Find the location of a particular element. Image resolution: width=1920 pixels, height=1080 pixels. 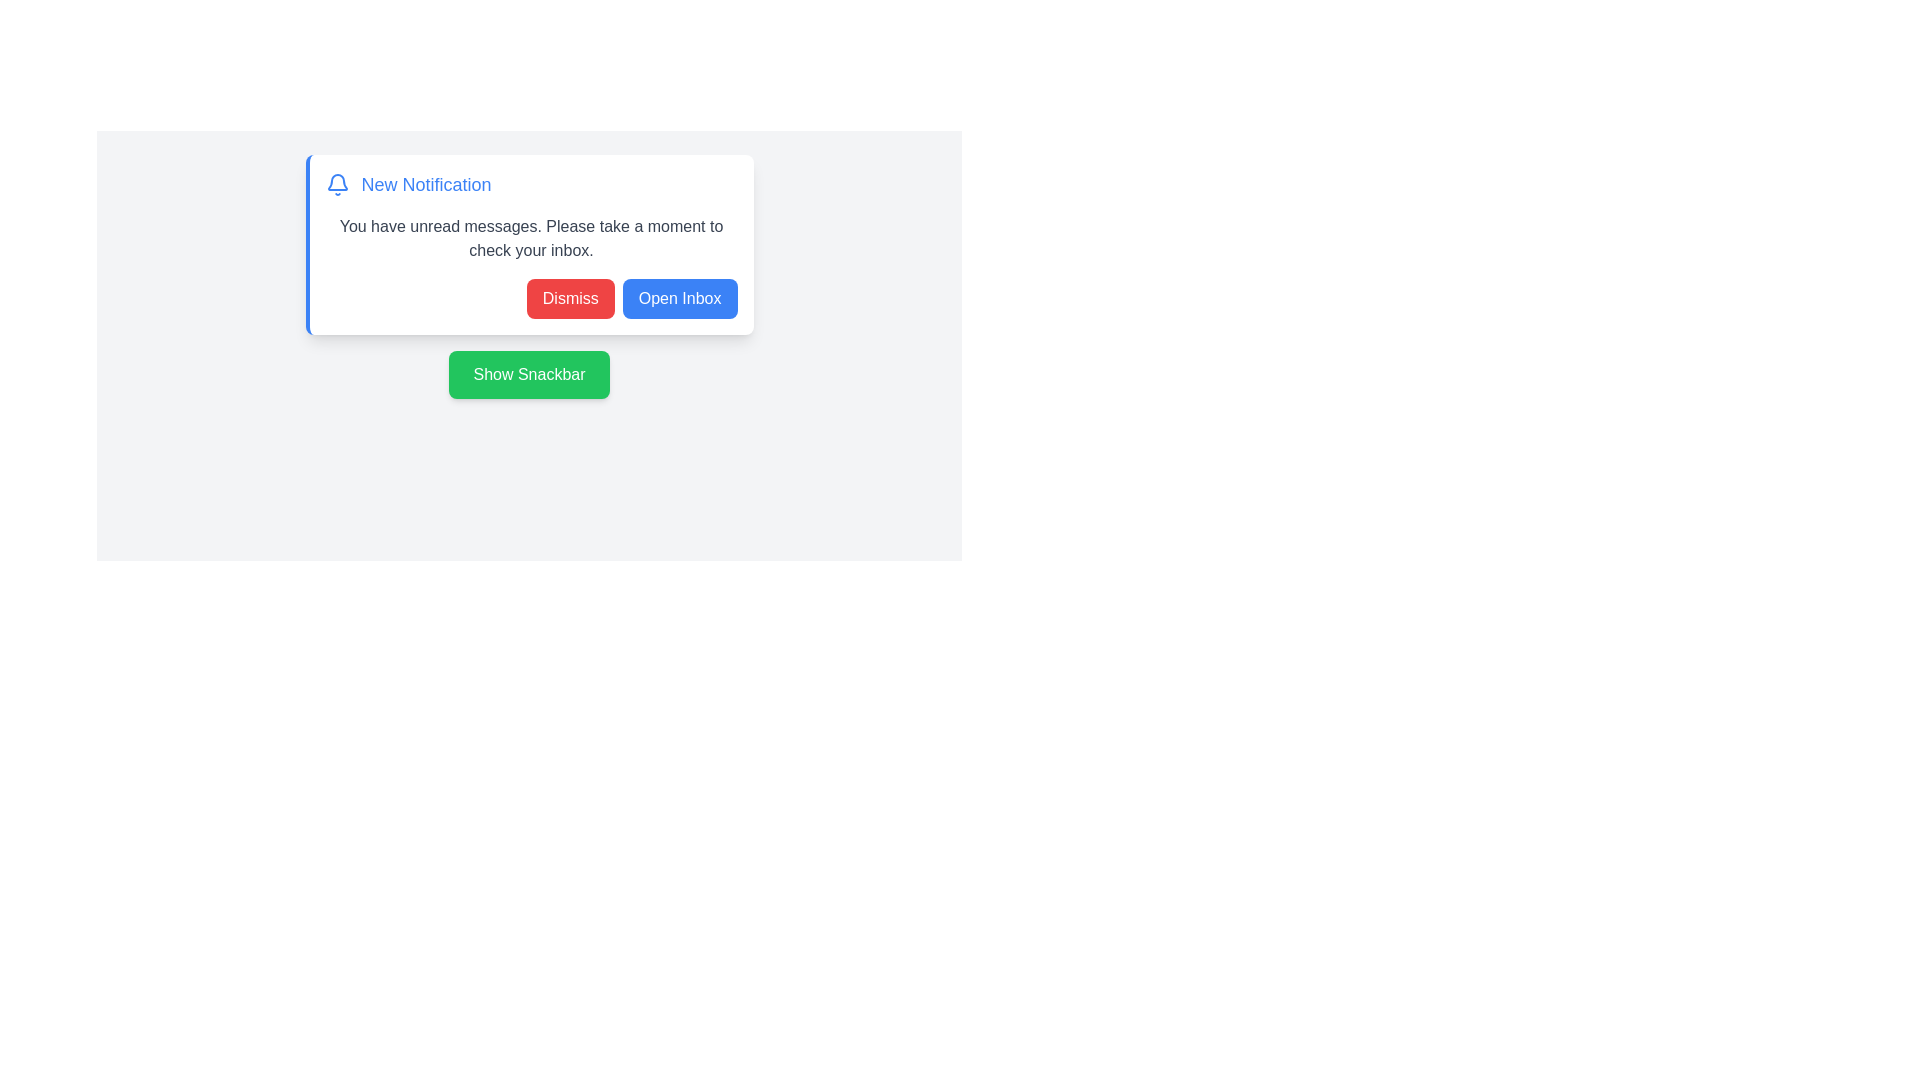

the 'Open Inbox' button to trigger the inbox alert is located at coordinates (680, 299).